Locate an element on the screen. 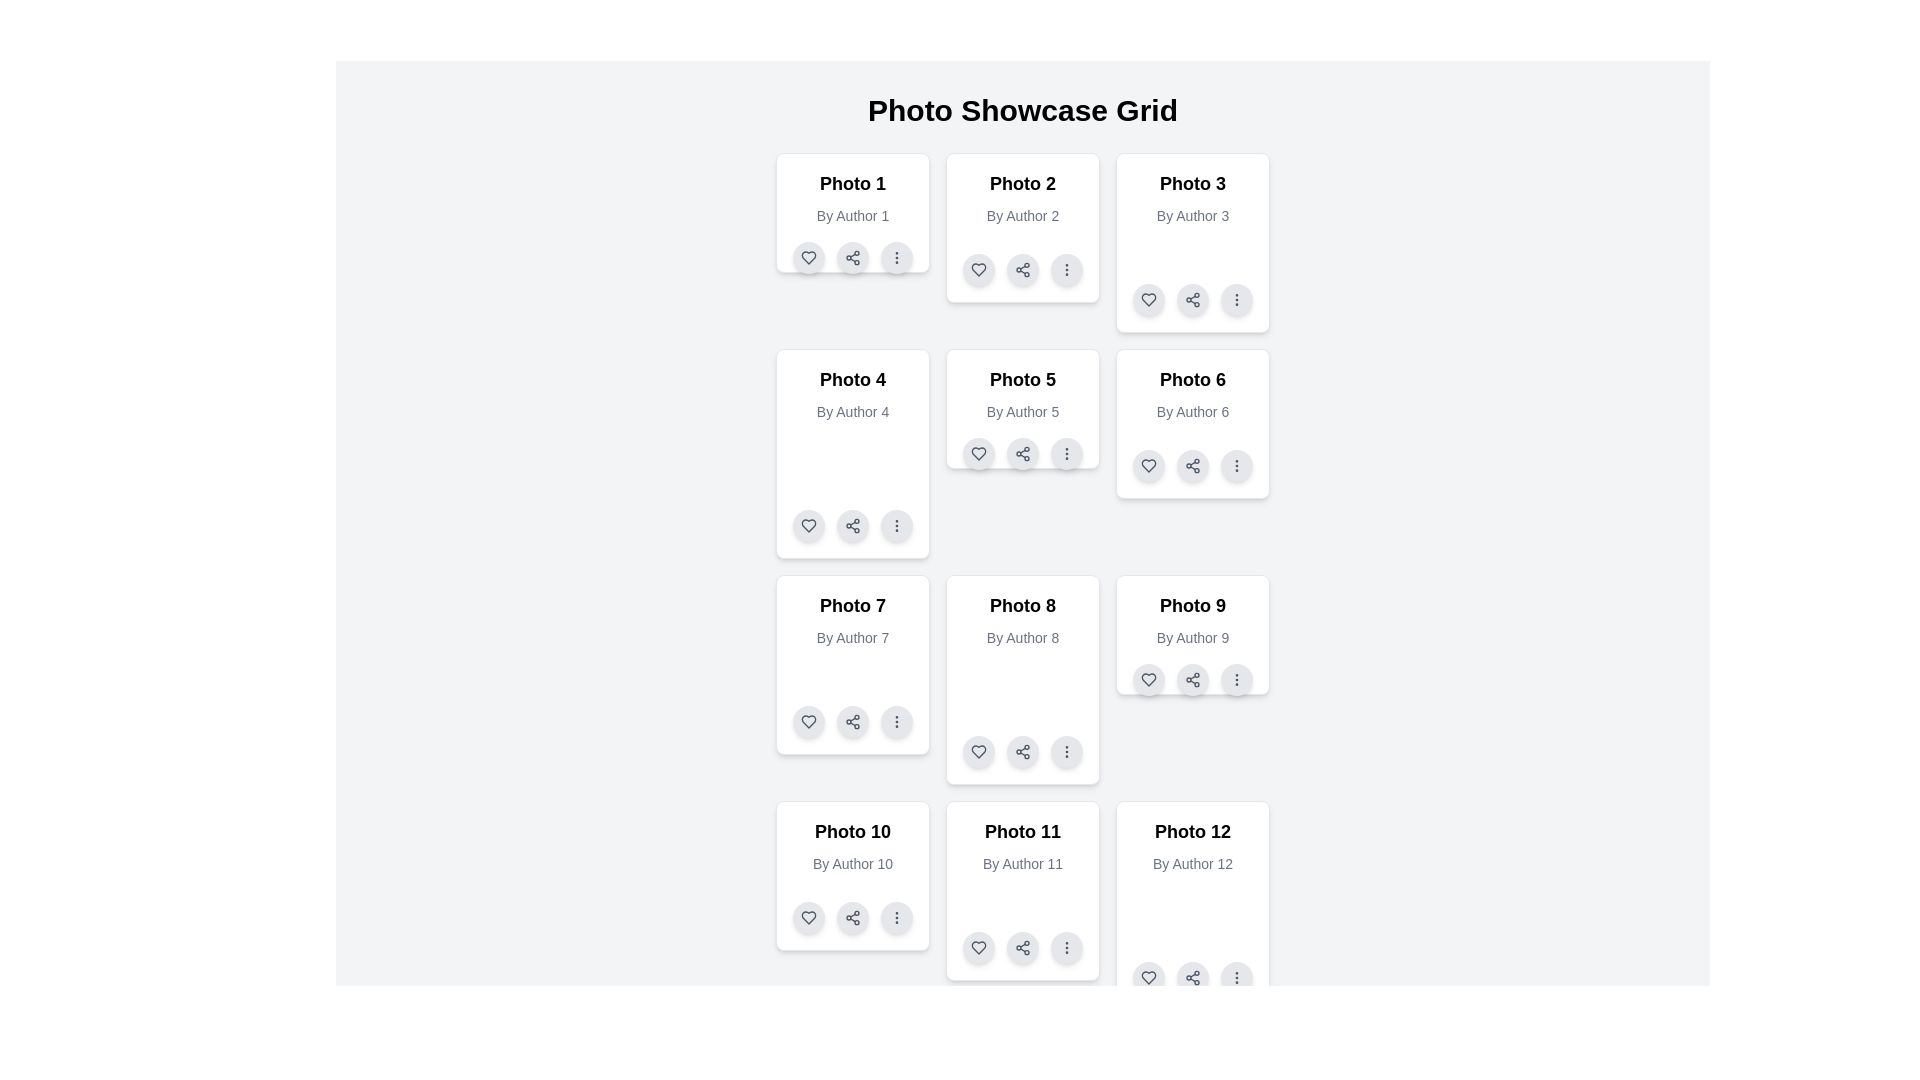 Image resolution: width=1920 pixels, height=1080 pixels. the interactive sharing icon located at the bottom of the card labeled 'Photo 1 By Author 1', which is the third icon in a set of three interactive elements is located at coordinates (853, 257).